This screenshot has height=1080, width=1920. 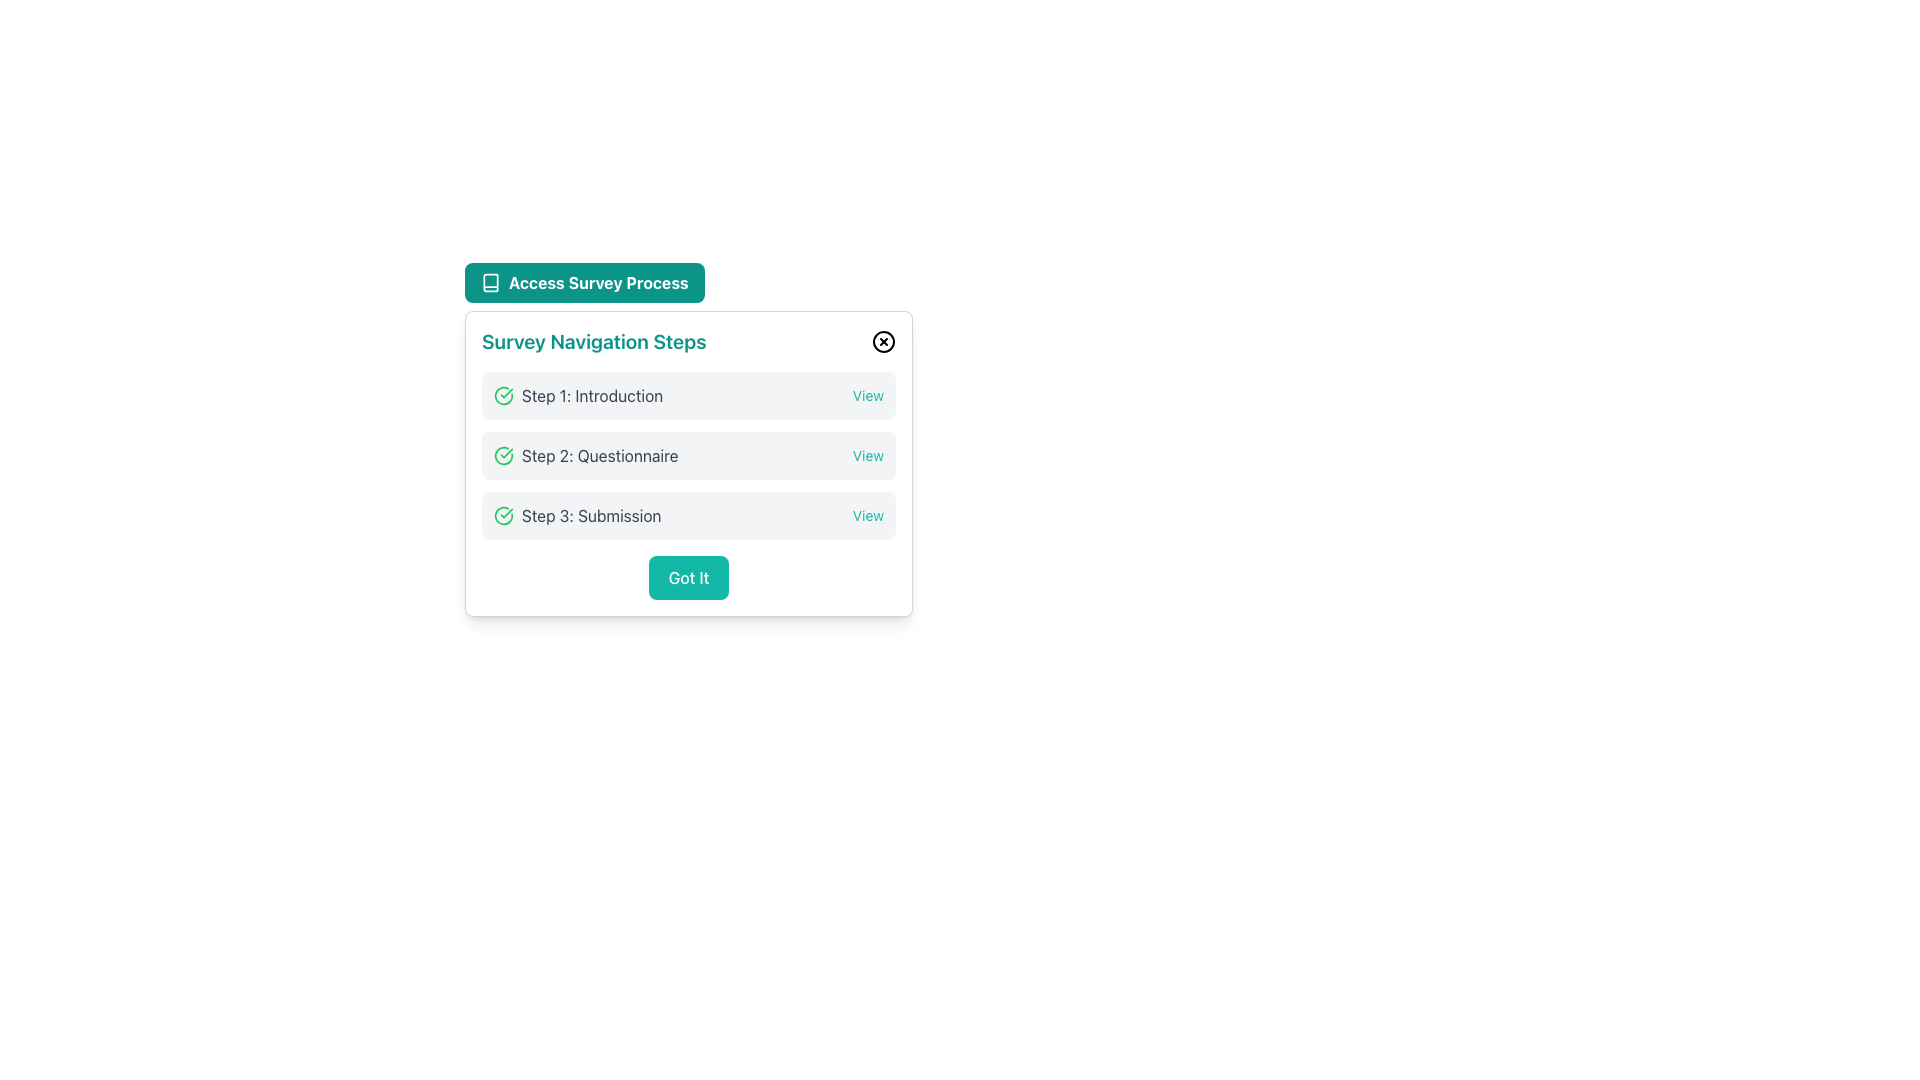 I want to click on the green checkmark icon indicating the completion of 'Step 2: Questionnaire', which is positioned to the left of the corresponding text, so click(x=504, y=455).